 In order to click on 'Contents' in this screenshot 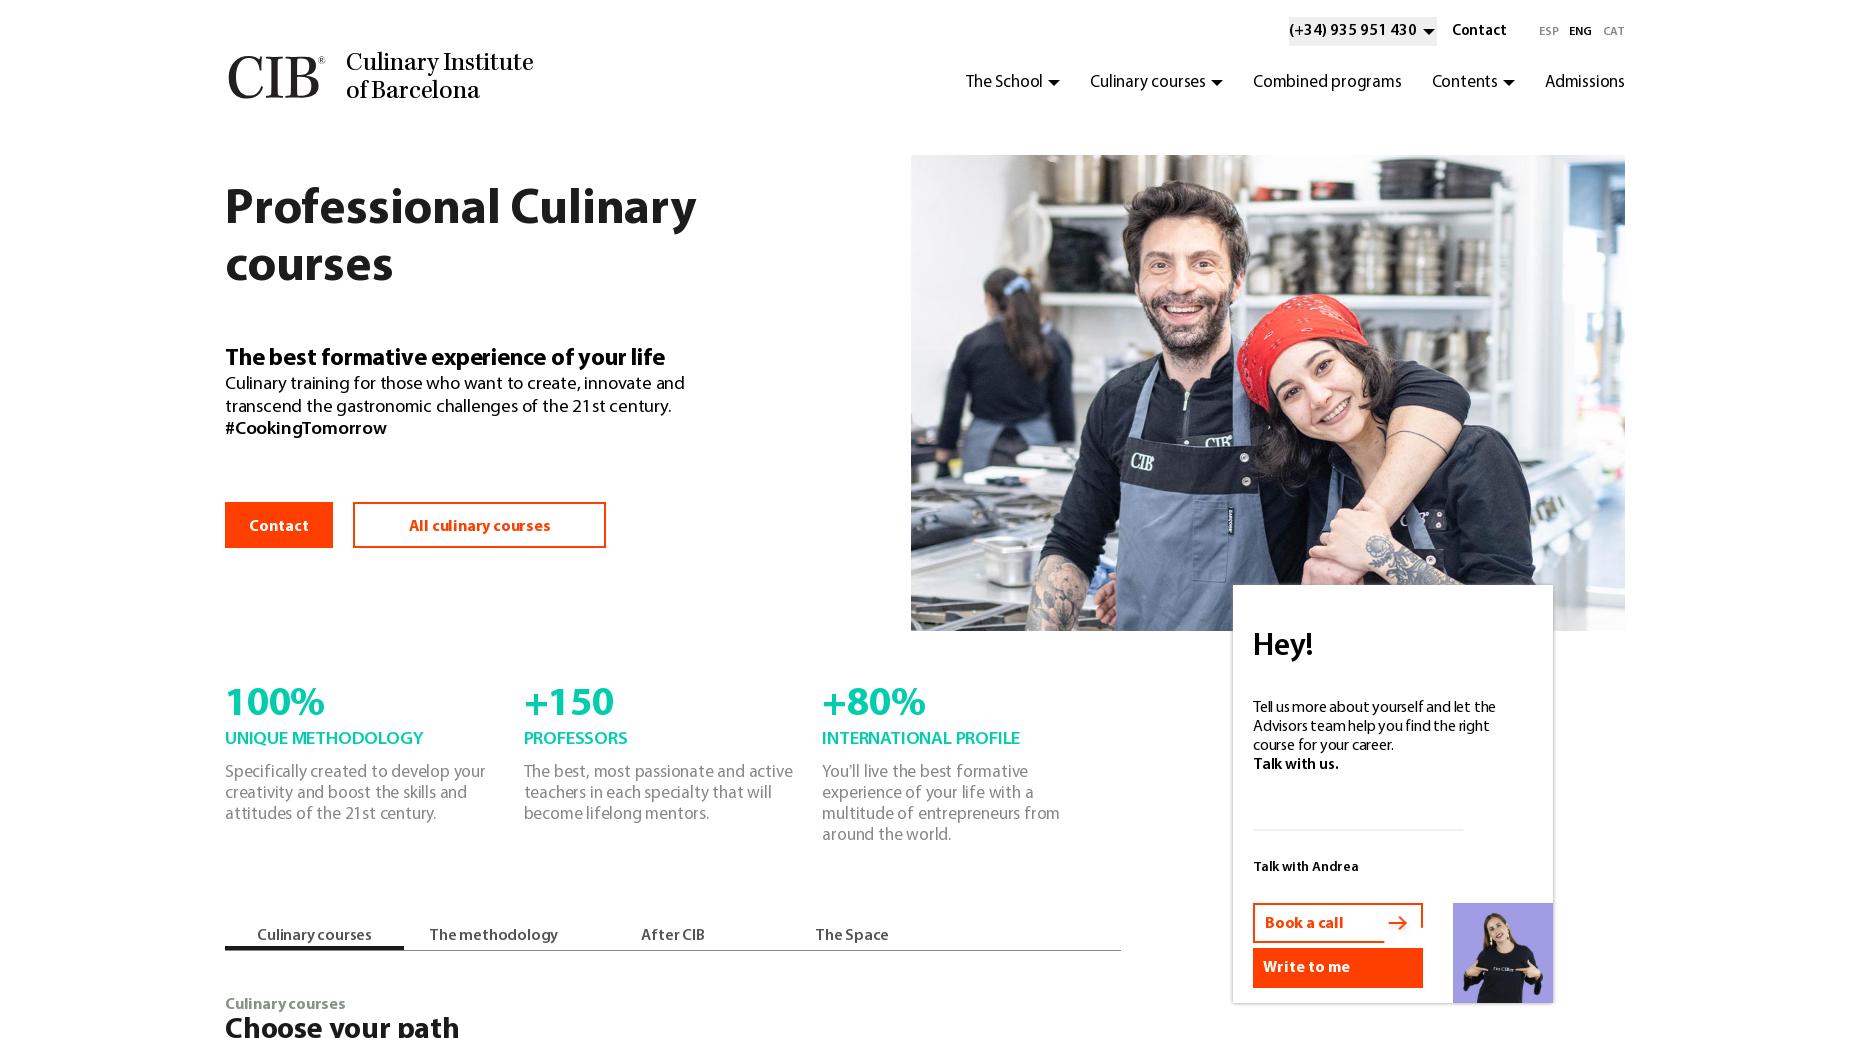, I will do `click(1464, 82)`.